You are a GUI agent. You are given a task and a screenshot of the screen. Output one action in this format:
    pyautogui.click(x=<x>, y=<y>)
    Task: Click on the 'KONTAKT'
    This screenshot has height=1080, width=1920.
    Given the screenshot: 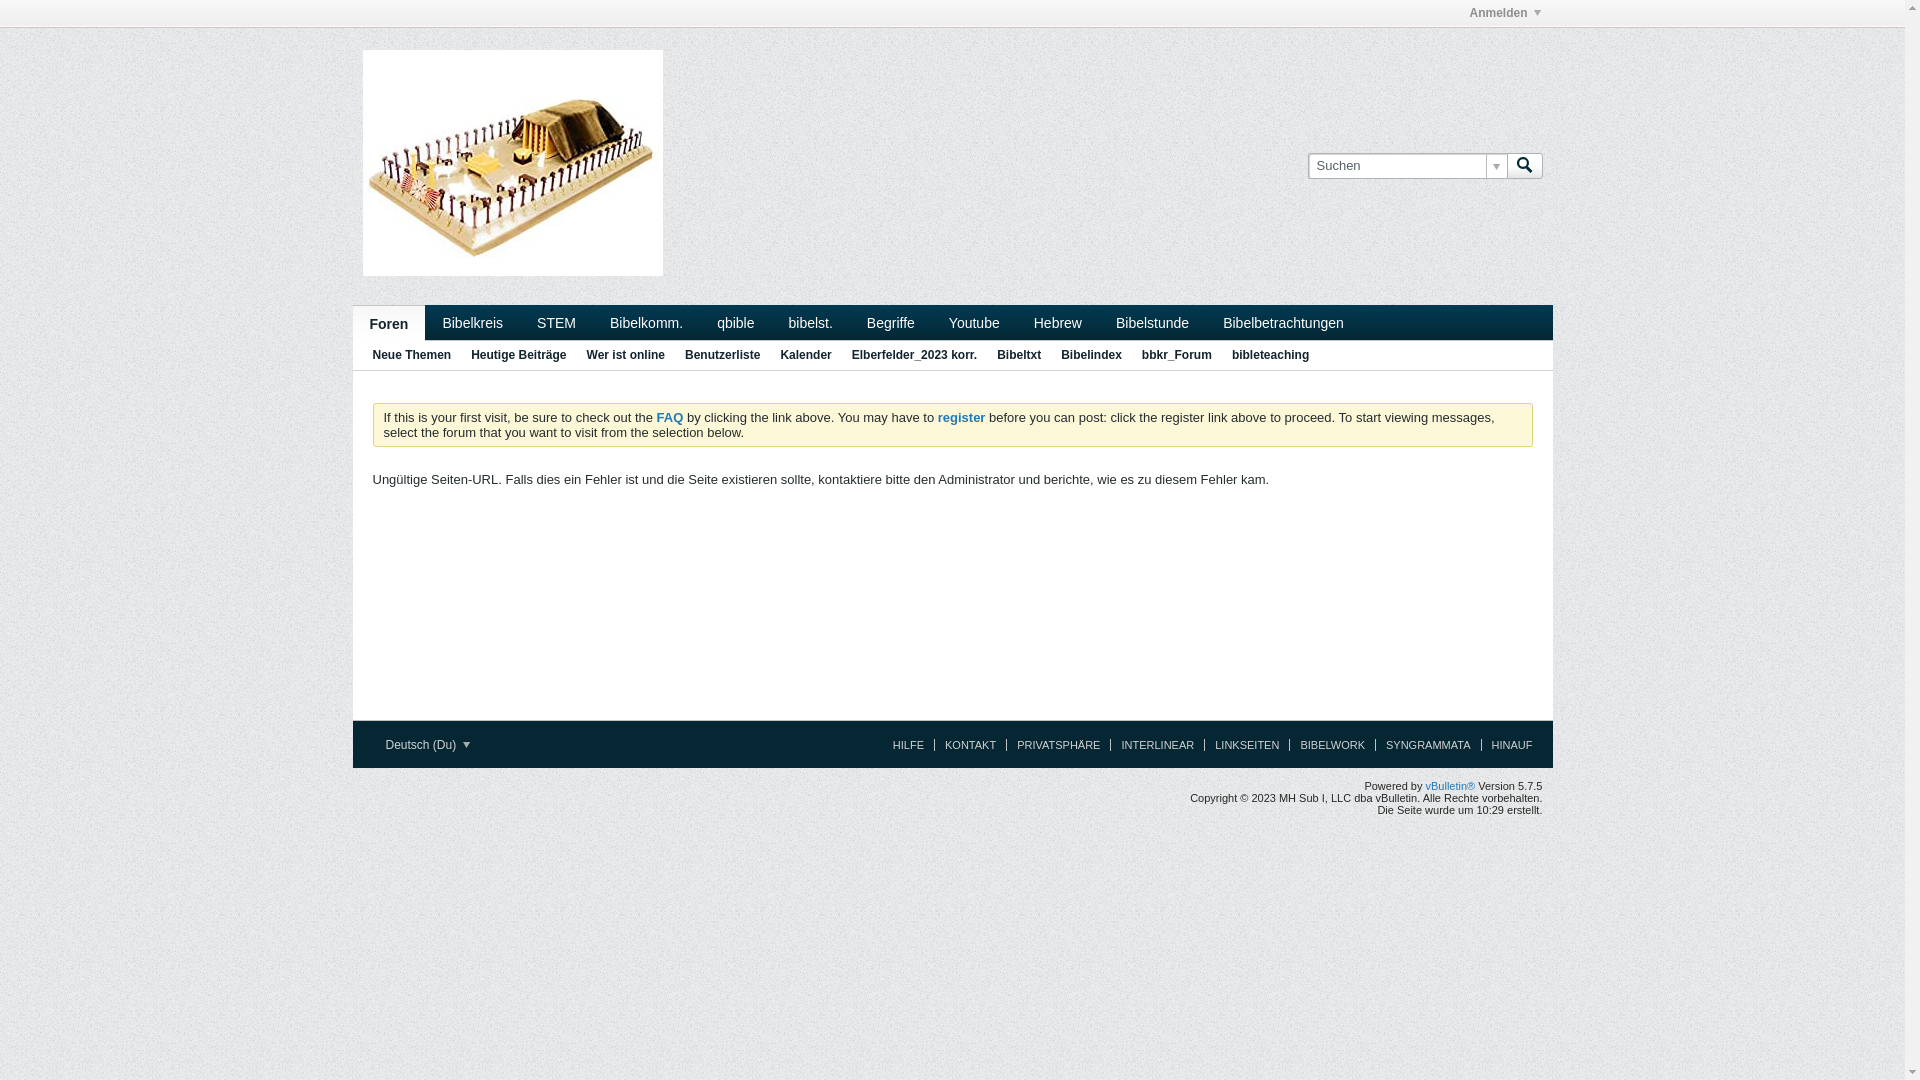 What is the action you would take?
    pyautogui.click(x=933, y=744)
    